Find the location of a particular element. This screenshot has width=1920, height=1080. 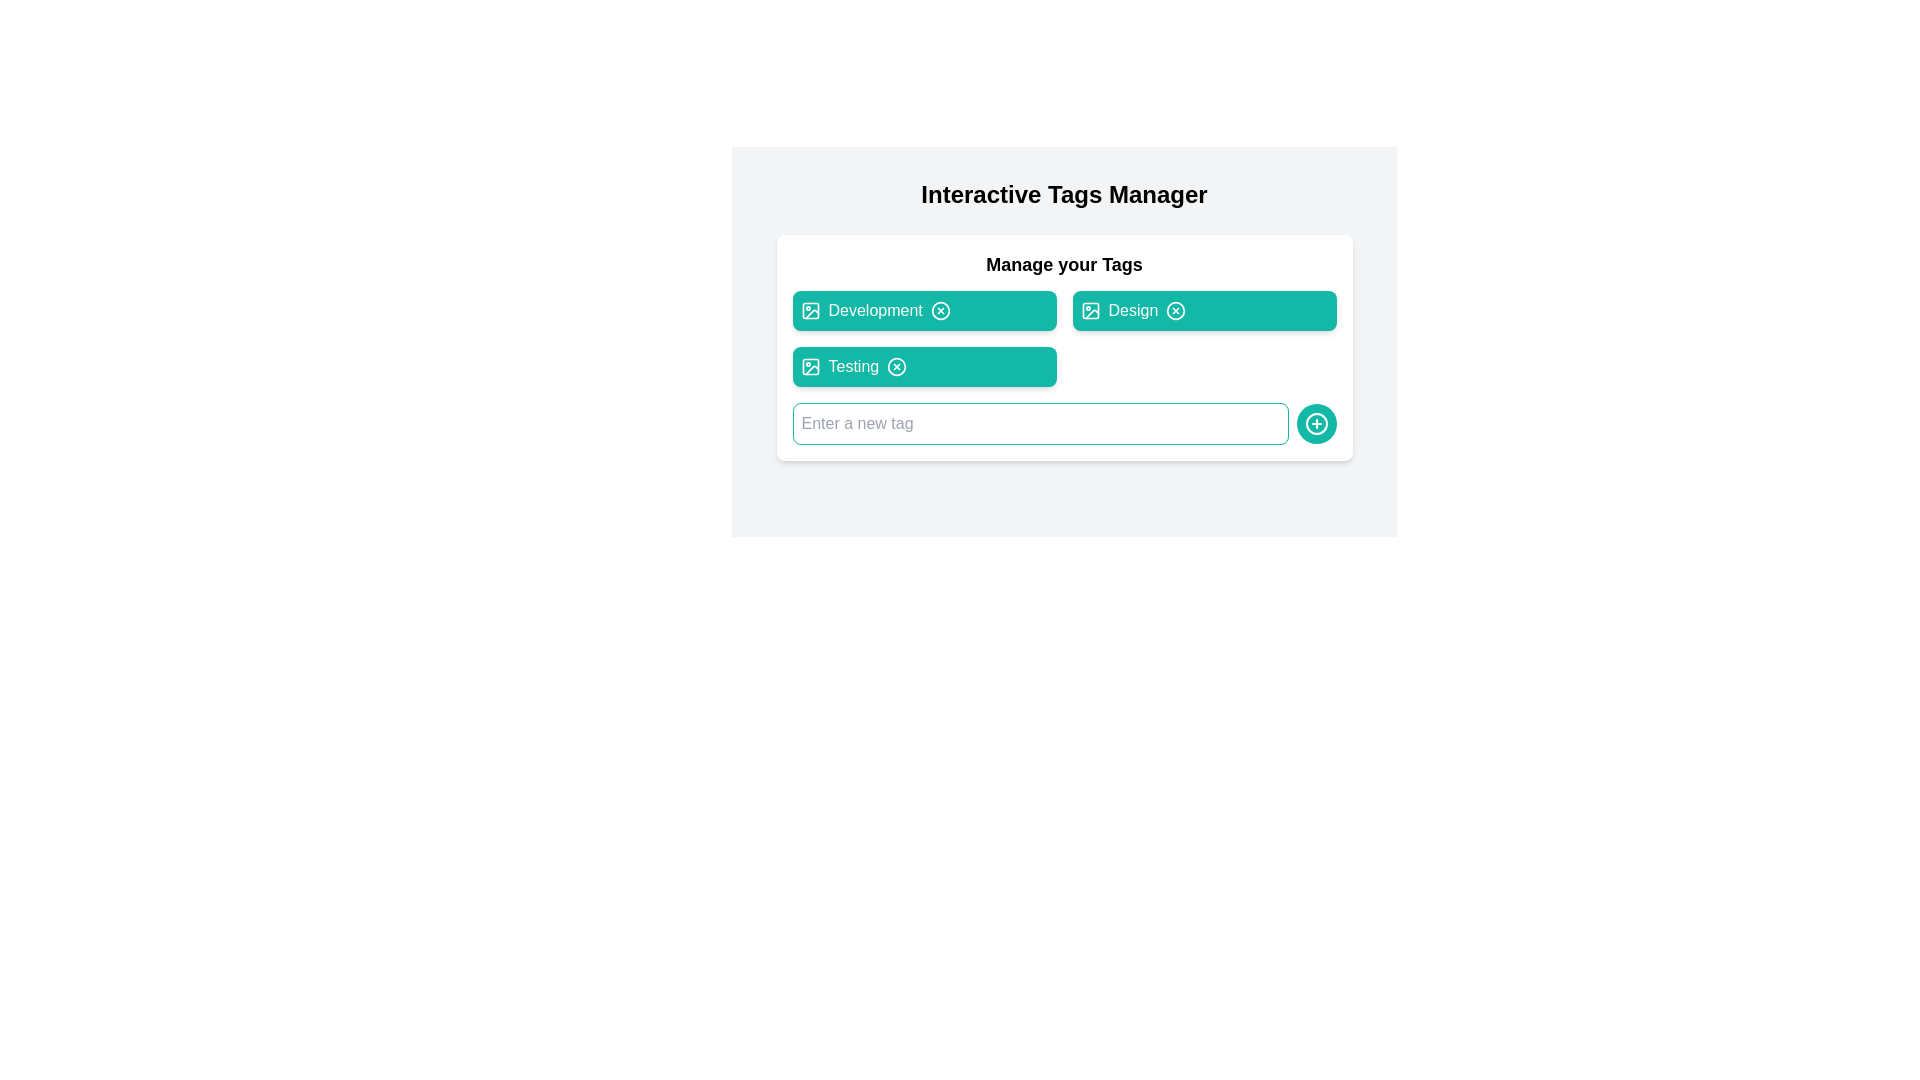

the 'Testing' tag button, which is the third item in a vertical group of tags located below the 'Development' and 'Design' tags is located at coordinates (923, 366).